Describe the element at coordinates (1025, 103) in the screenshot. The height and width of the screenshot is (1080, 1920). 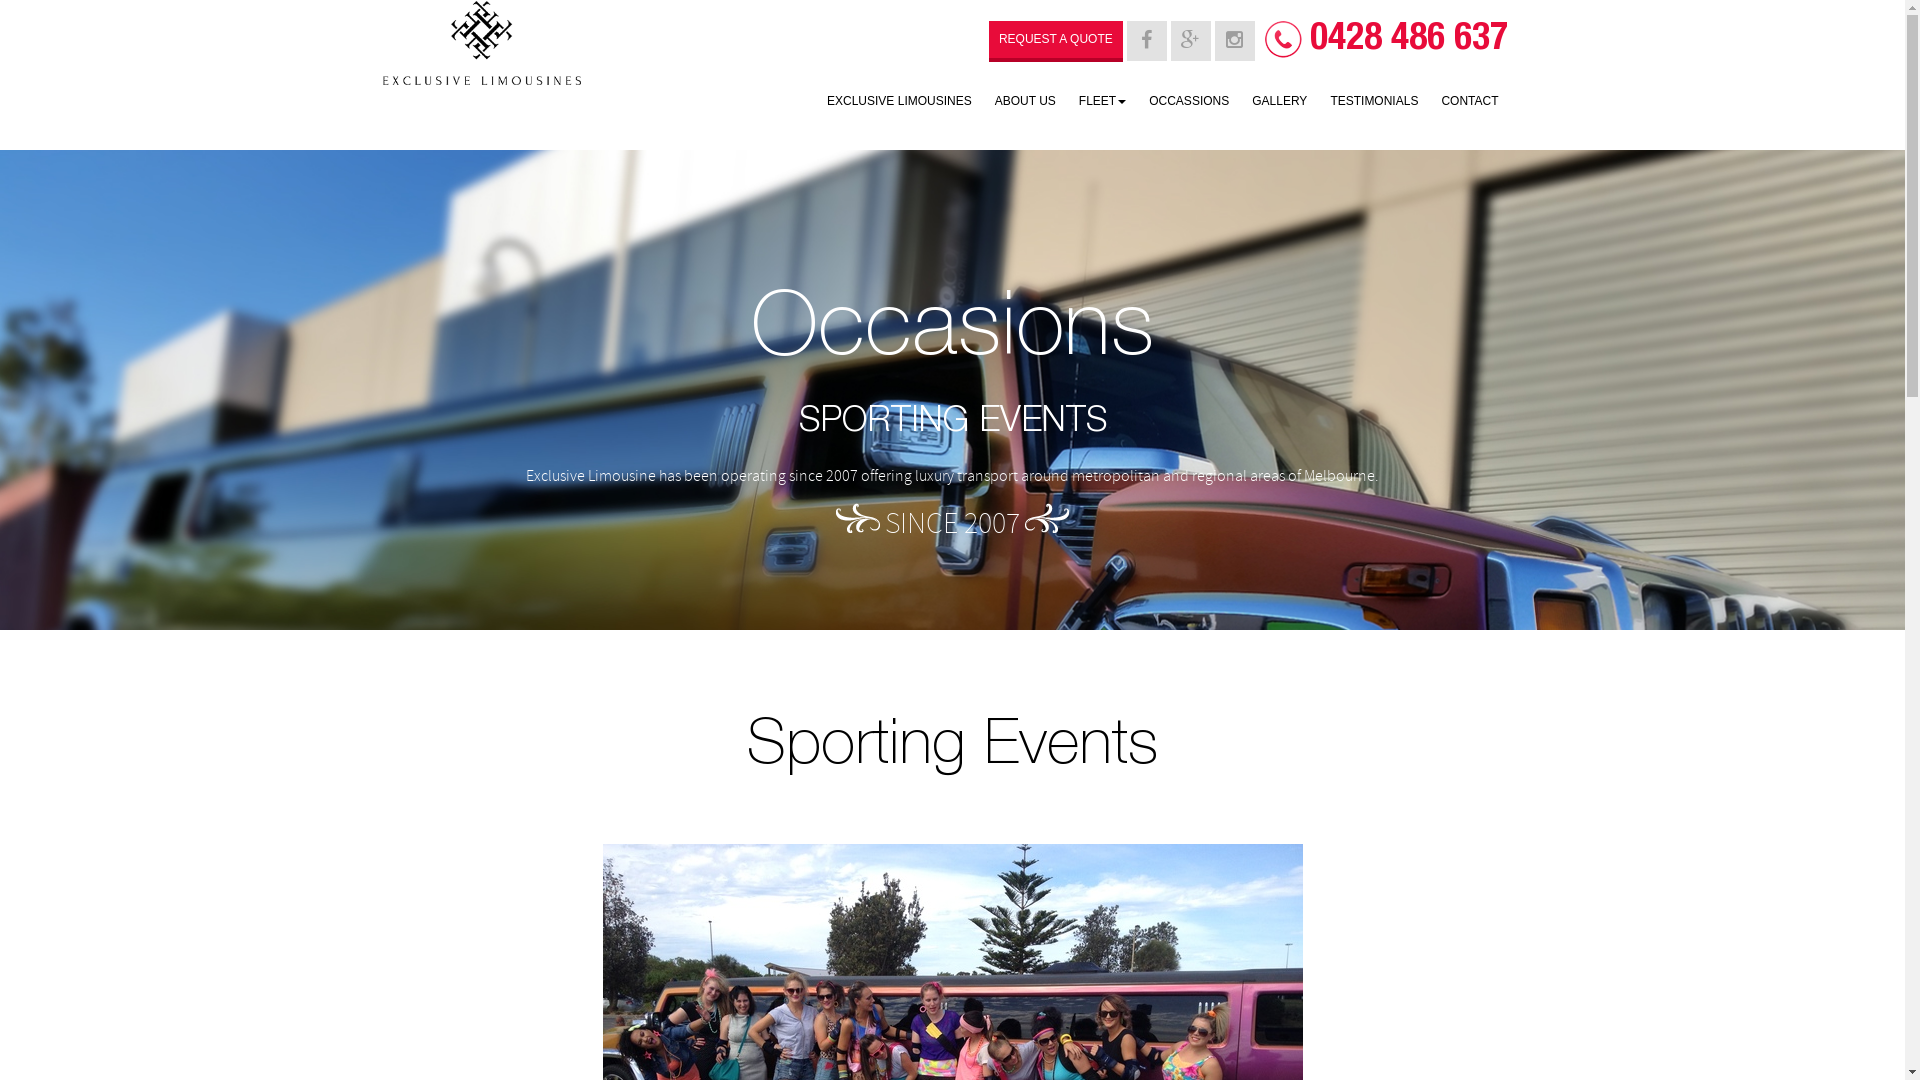
I see `'ABOUT US'` at that location.